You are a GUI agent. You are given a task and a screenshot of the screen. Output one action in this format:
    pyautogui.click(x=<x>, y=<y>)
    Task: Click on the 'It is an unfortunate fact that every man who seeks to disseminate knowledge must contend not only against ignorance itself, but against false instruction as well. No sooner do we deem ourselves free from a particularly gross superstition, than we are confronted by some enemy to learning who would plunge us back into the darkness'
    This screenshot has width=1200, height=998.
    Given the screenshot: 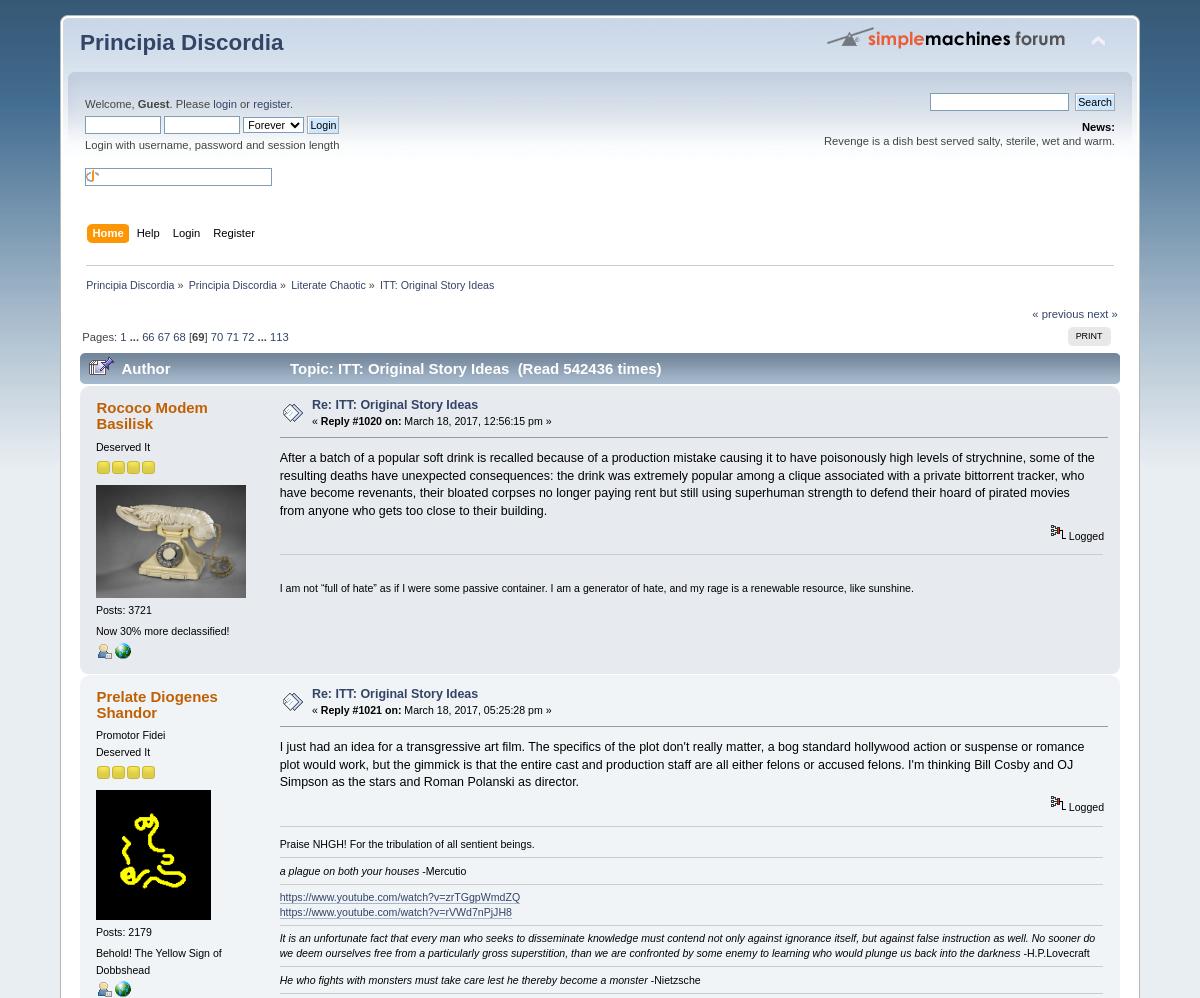 What is the action you would take?
    pyautogui.click(x=687, y=945)
    